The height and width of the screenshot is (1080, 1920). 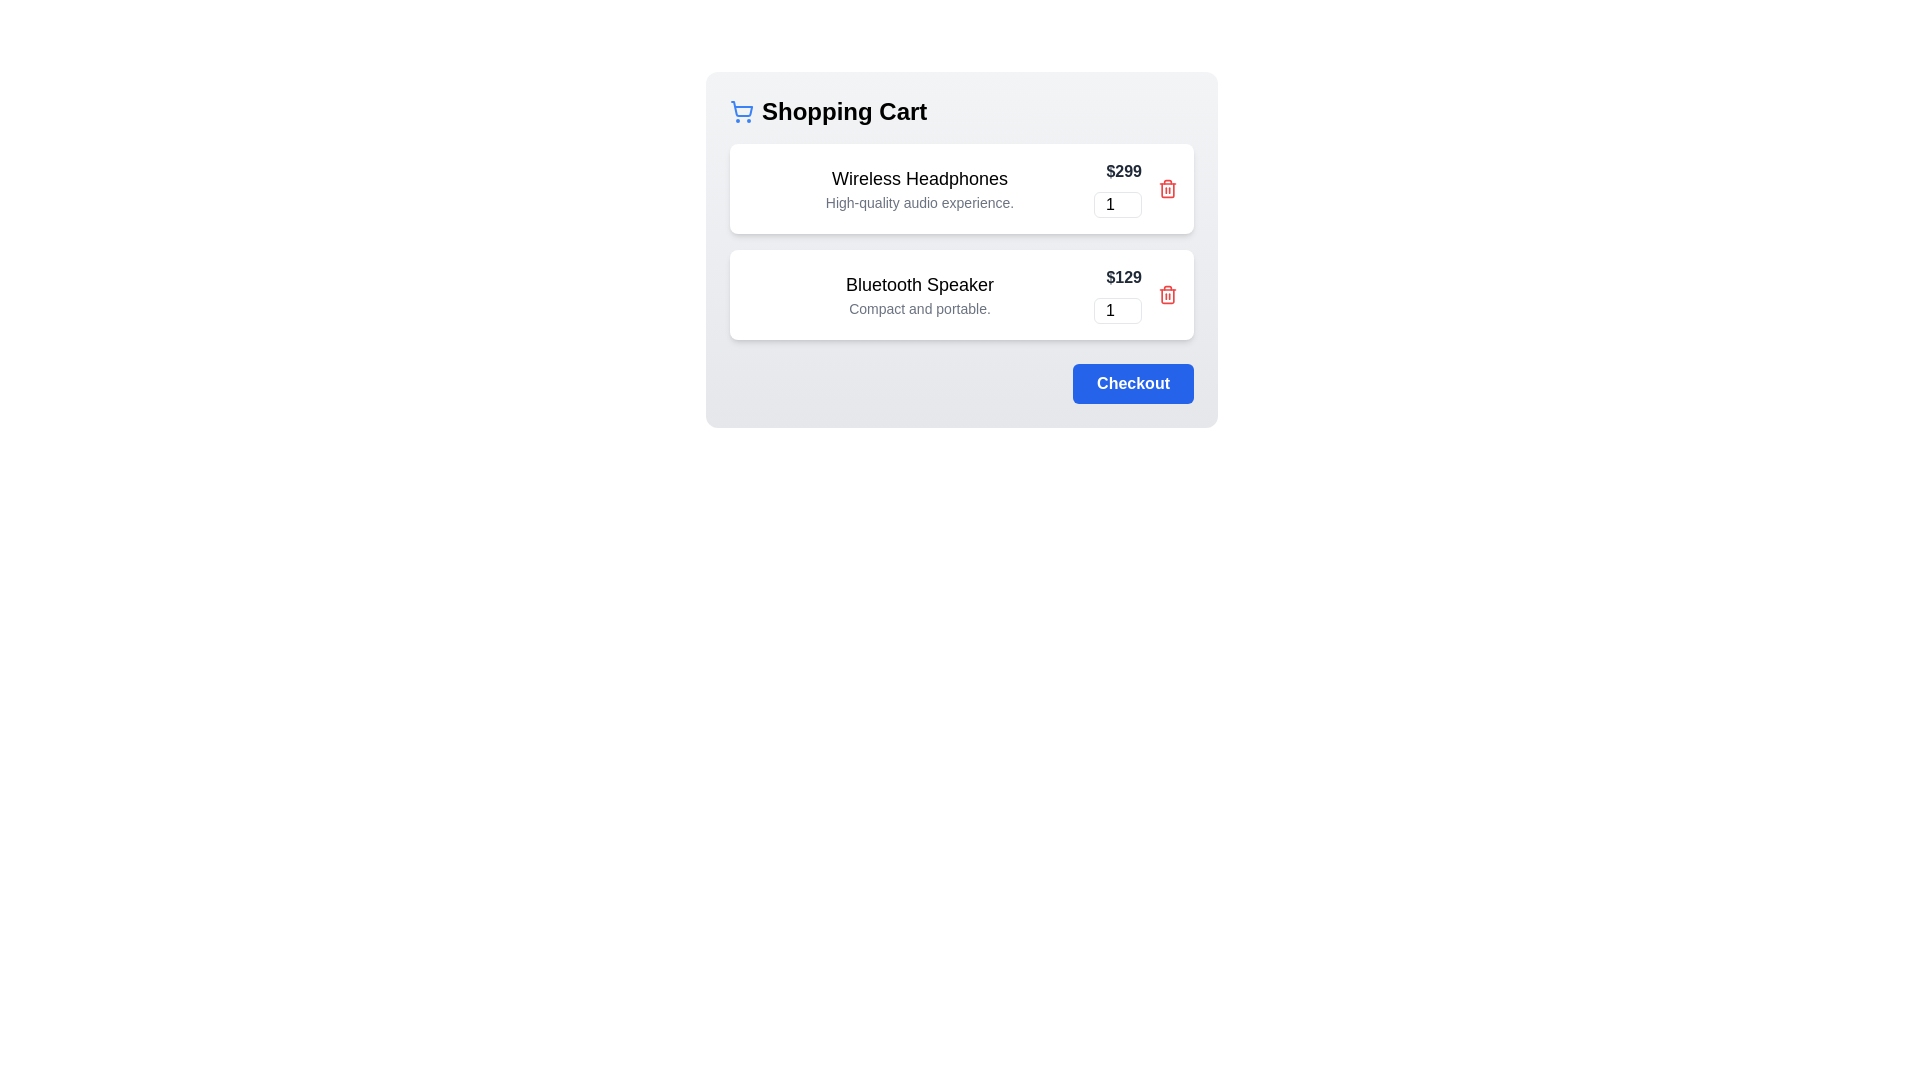 What do you see at coordinates (1117, 204) in the screenshot?
I see `the quantity of the item to 78 by interacting with the input field` at bounding box center [1117, 204].